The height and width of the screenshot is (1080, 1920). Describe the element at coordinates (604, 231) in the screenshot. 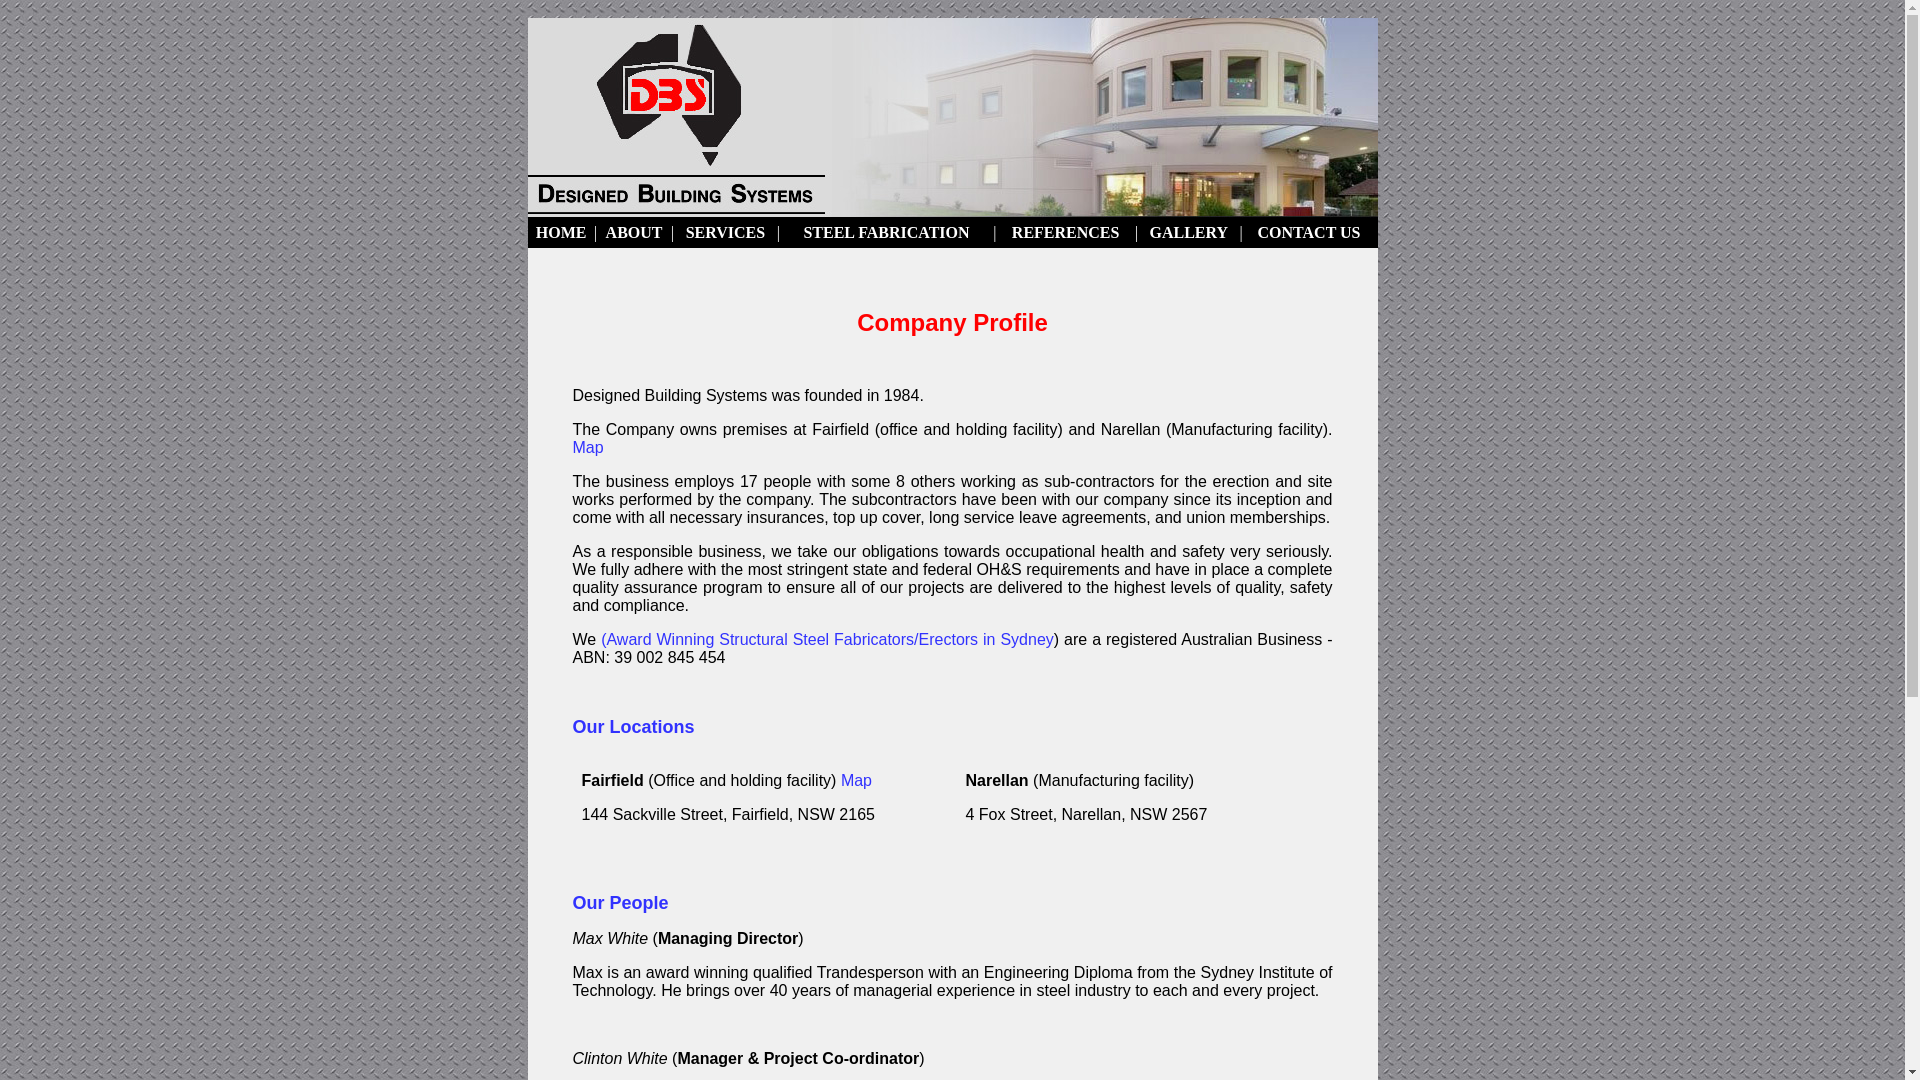

I see `'ABOUT'` at that location.